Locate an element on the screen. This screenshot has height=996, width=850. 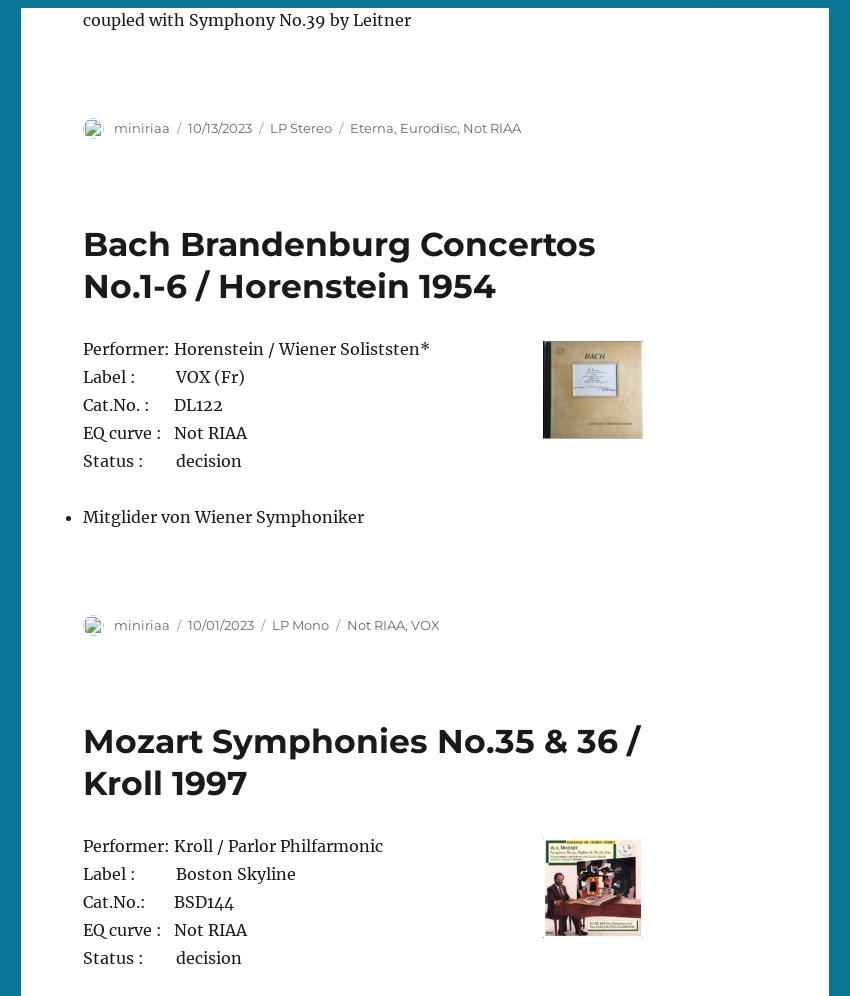
'Boston Skyline' is located at coordinates (235, 872).